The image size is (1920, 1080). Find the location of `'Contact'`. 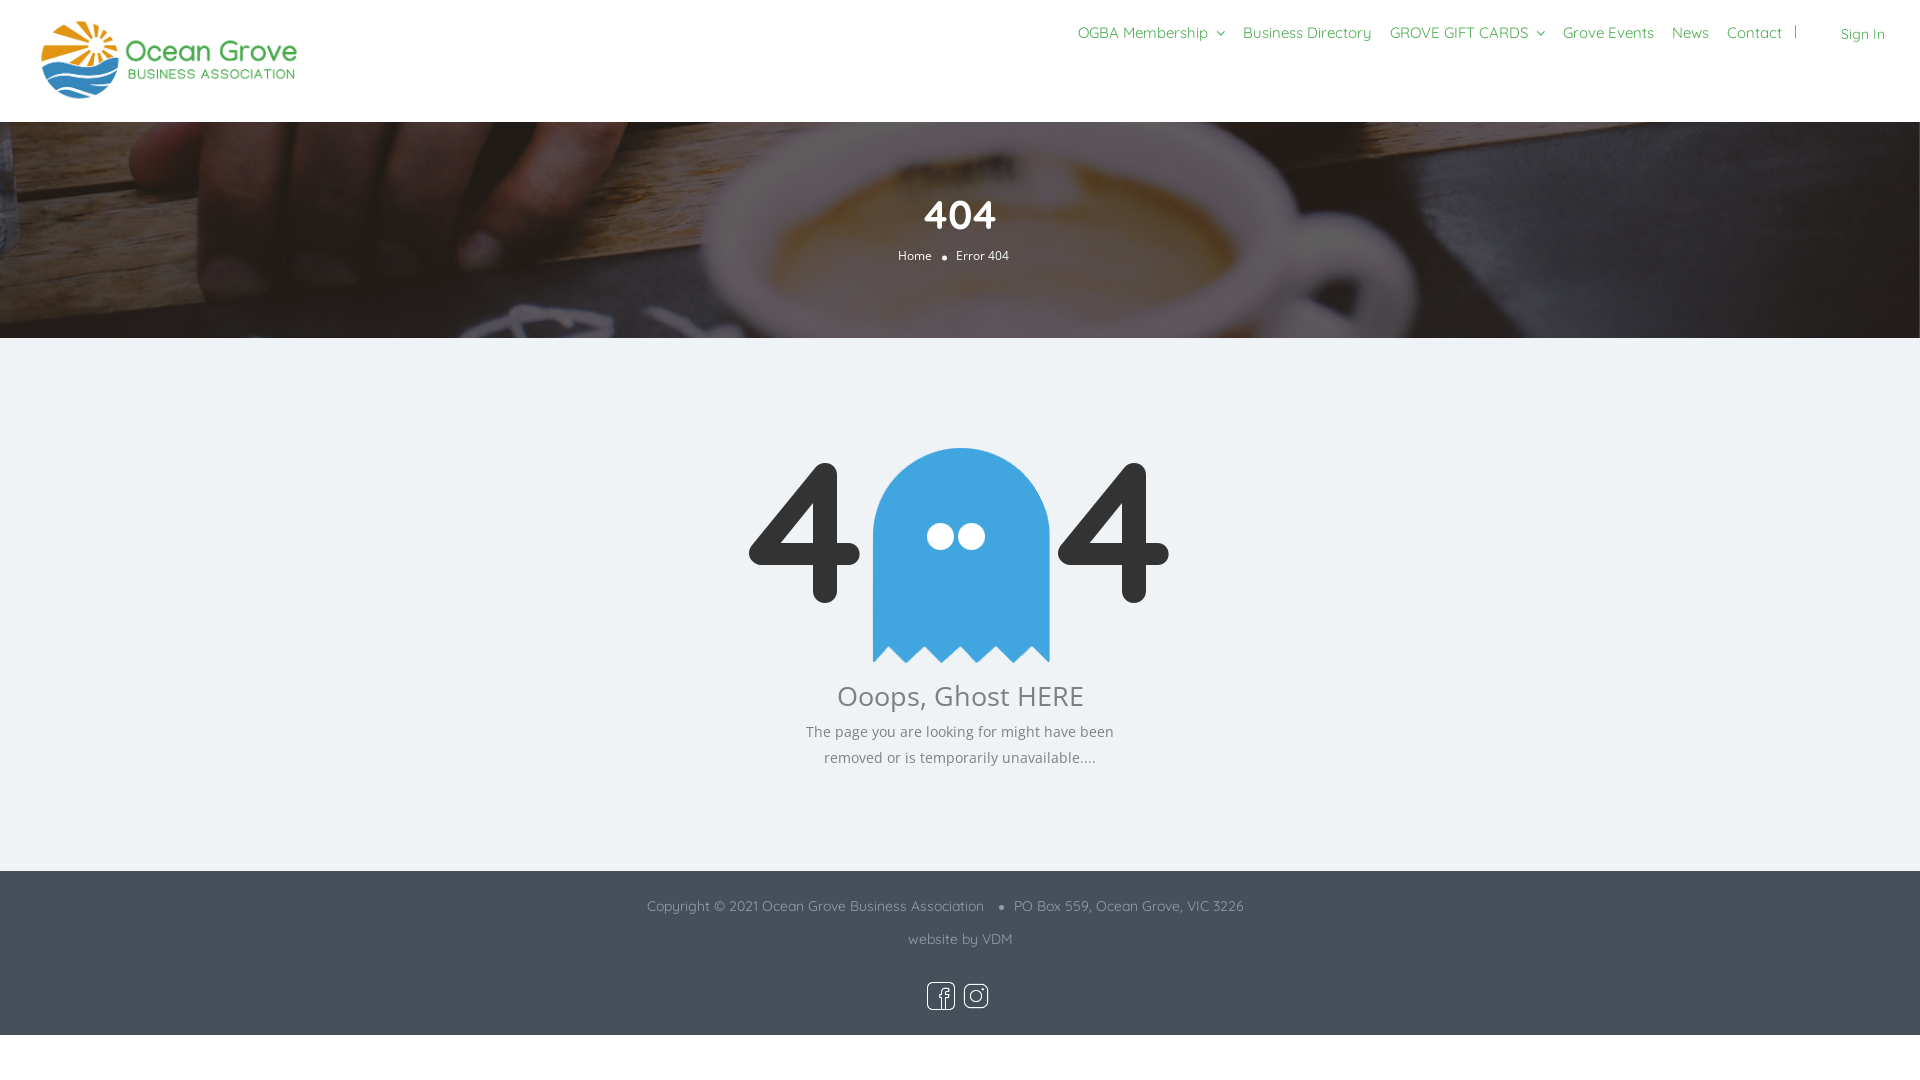

'Contact' is located at coordinates (1753, 32).